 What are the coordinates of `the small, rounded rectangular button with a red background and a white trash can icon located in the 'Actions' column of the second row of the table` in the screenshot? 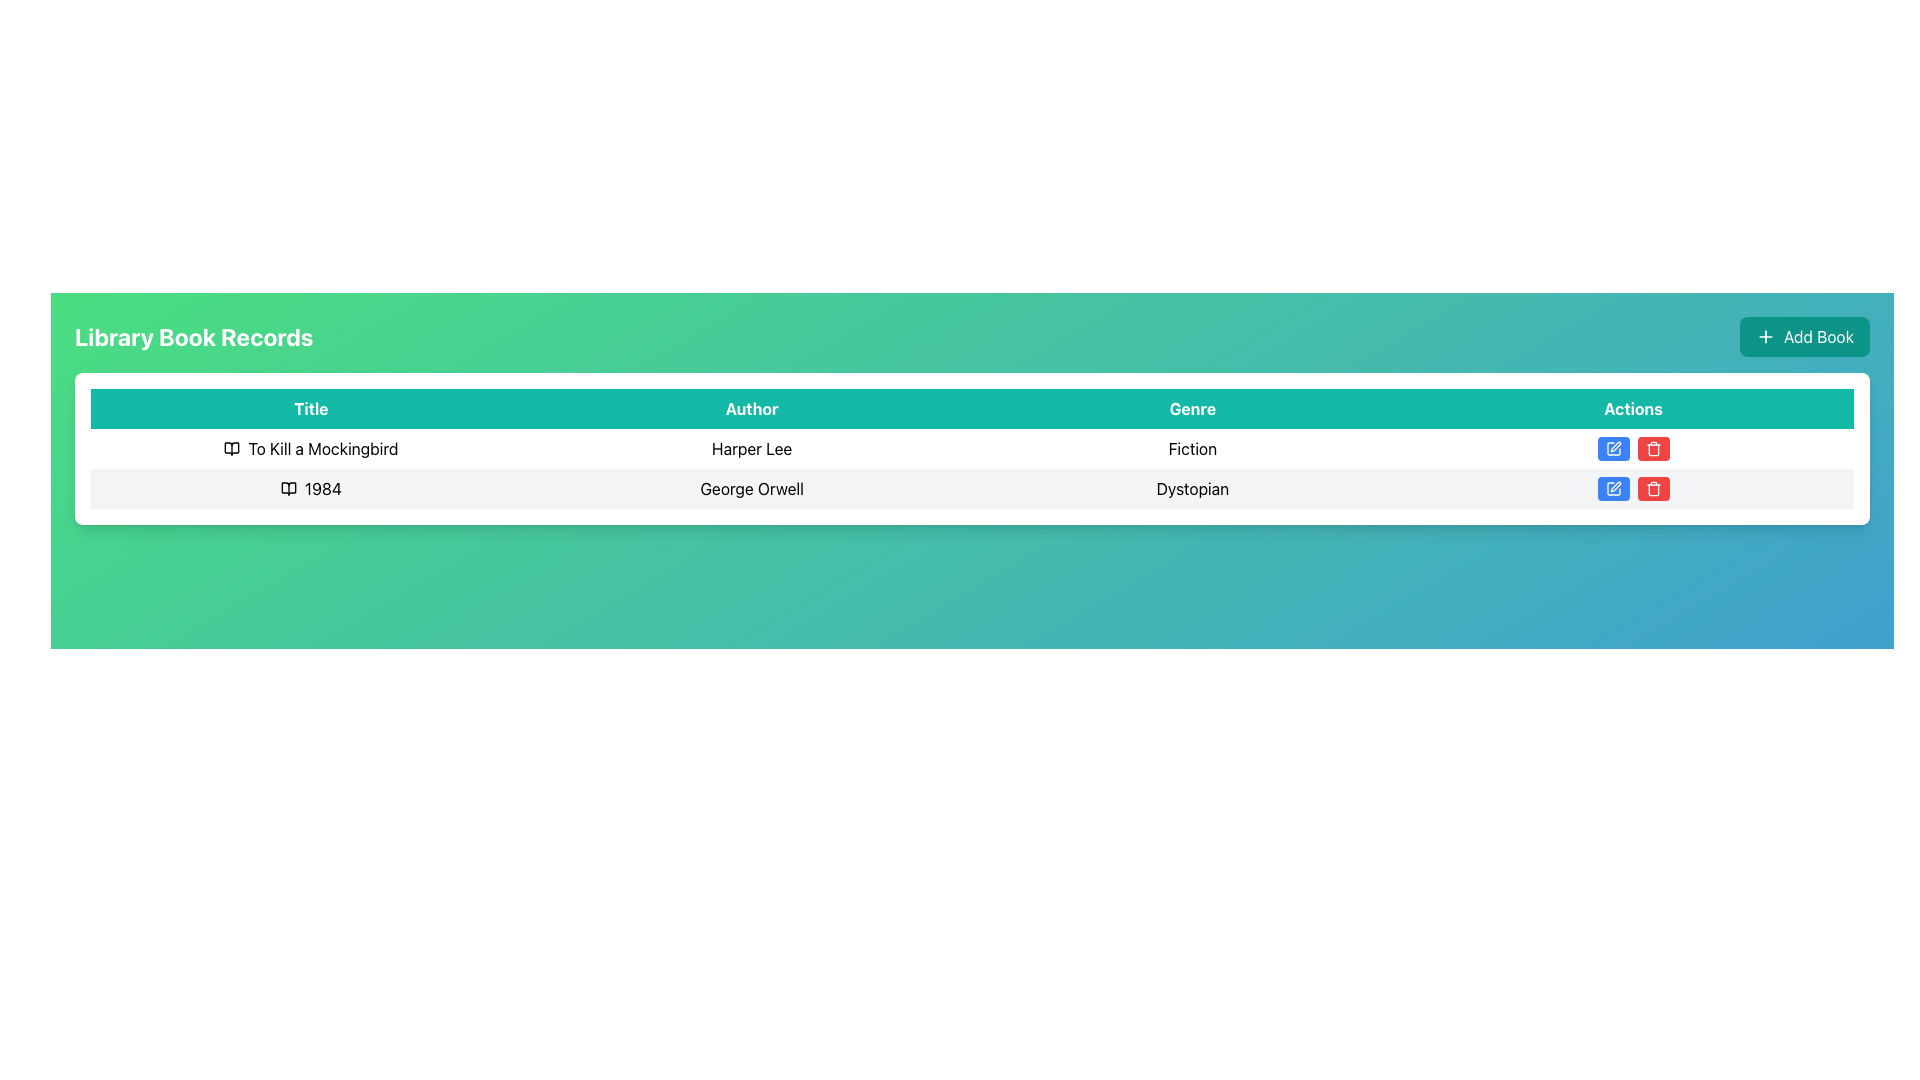 It's located at (1653, 447).